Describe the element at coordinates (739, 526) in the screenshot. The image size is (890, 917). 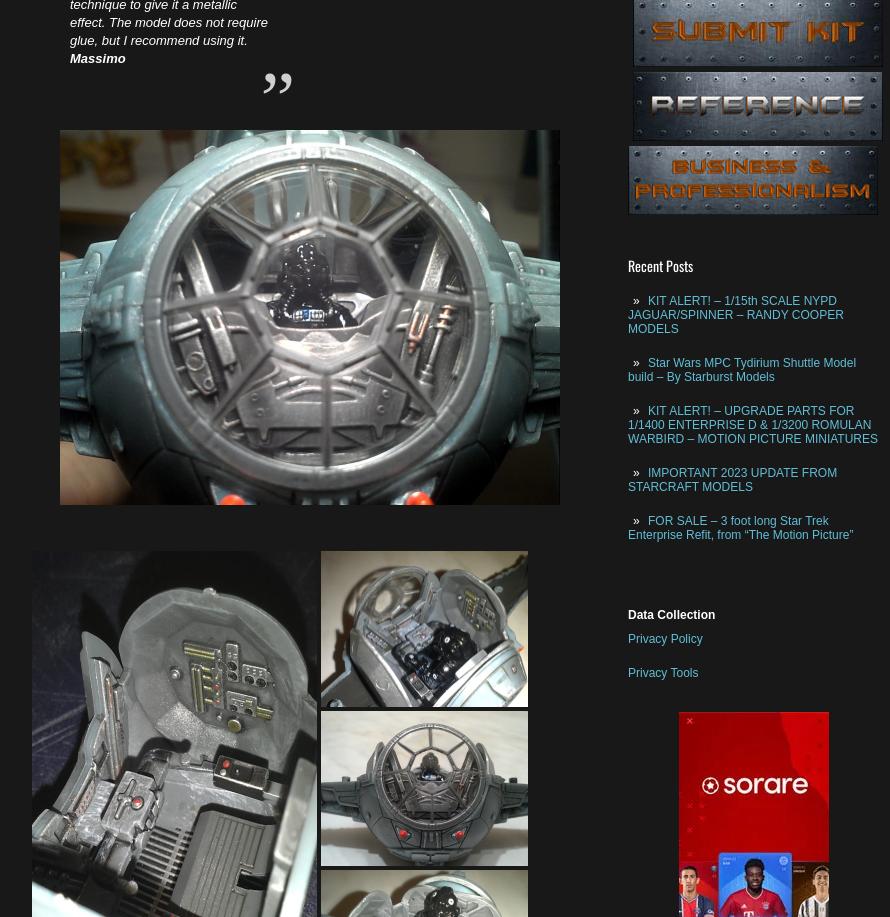
I see `'FOR SALE – 3 foot long Star Trek Enterprise Refit, from “The Motion Picture”'` at that location.